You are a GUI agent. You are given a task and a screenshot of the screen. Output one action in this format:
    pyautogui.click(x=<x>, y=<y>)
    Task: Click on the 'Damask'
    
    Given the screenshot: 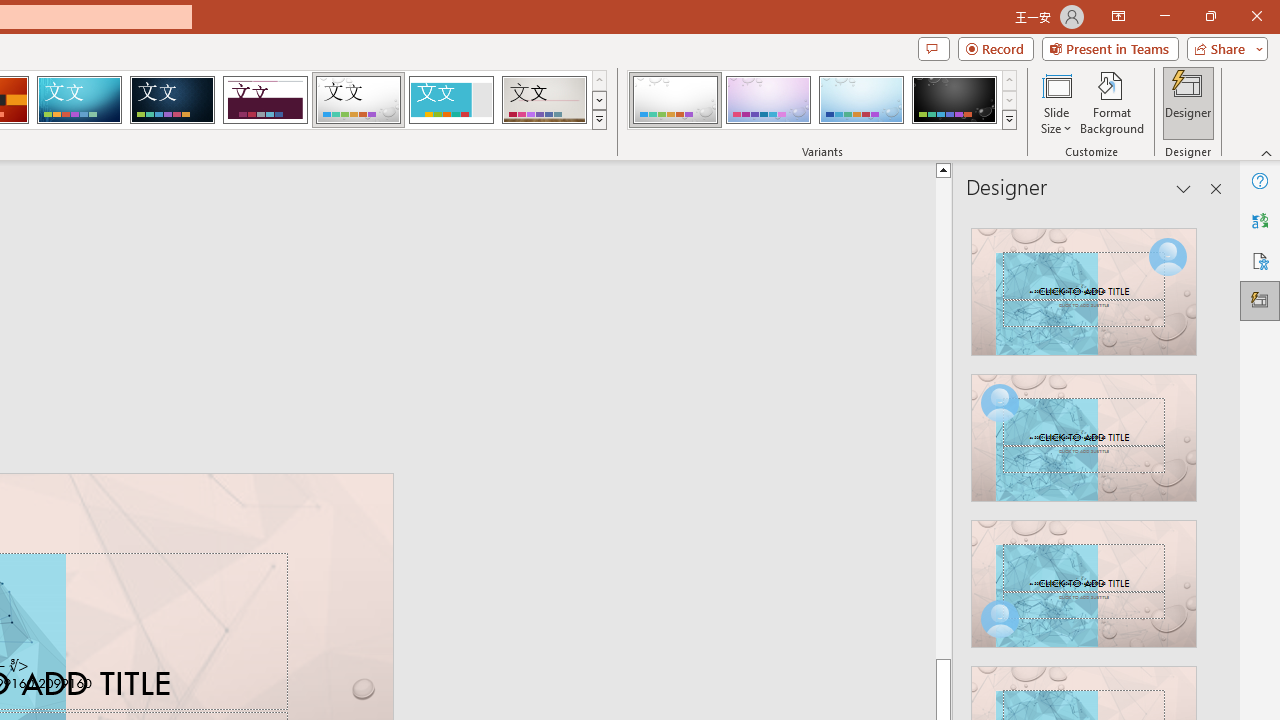 What is the action you would take?
    pyautogui.click(x=172, y=100)
    